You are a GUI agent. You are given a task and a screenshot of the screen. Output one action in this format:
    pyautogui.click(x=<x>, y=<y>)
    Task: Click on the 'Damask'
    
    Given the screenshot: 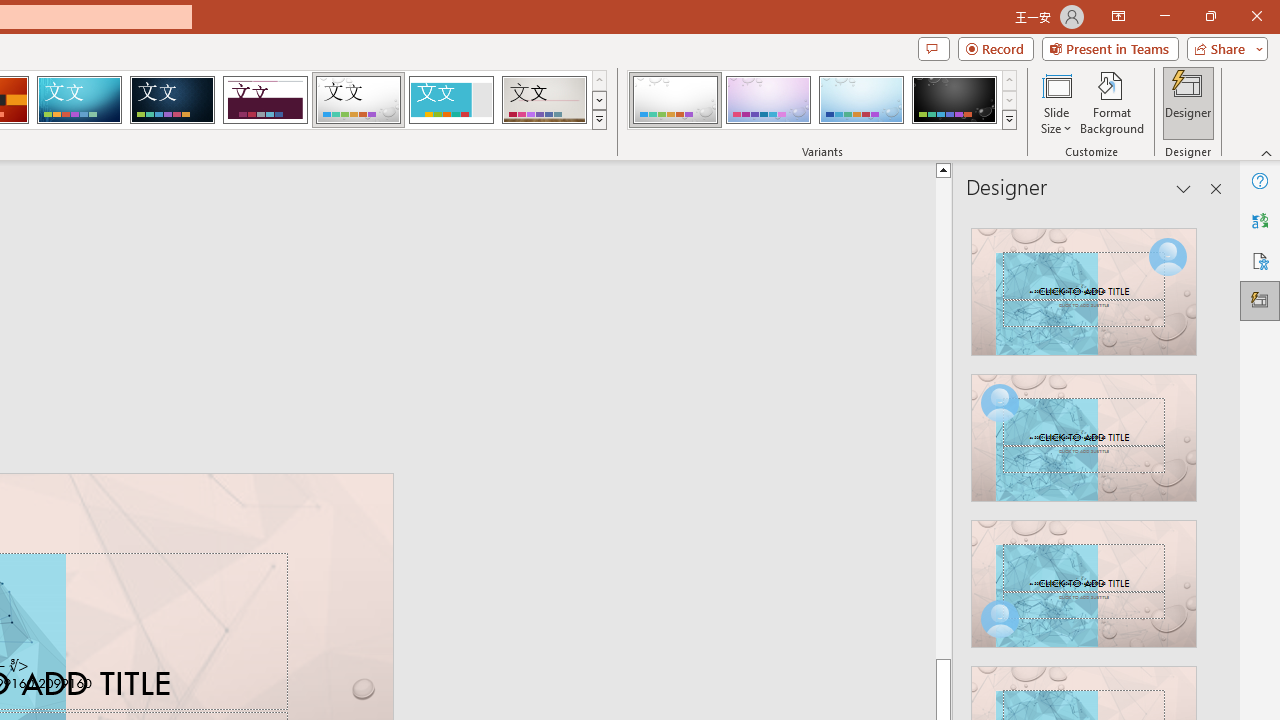 What is the action you would take?
    pyautogui.click(x=172, y=100)
    